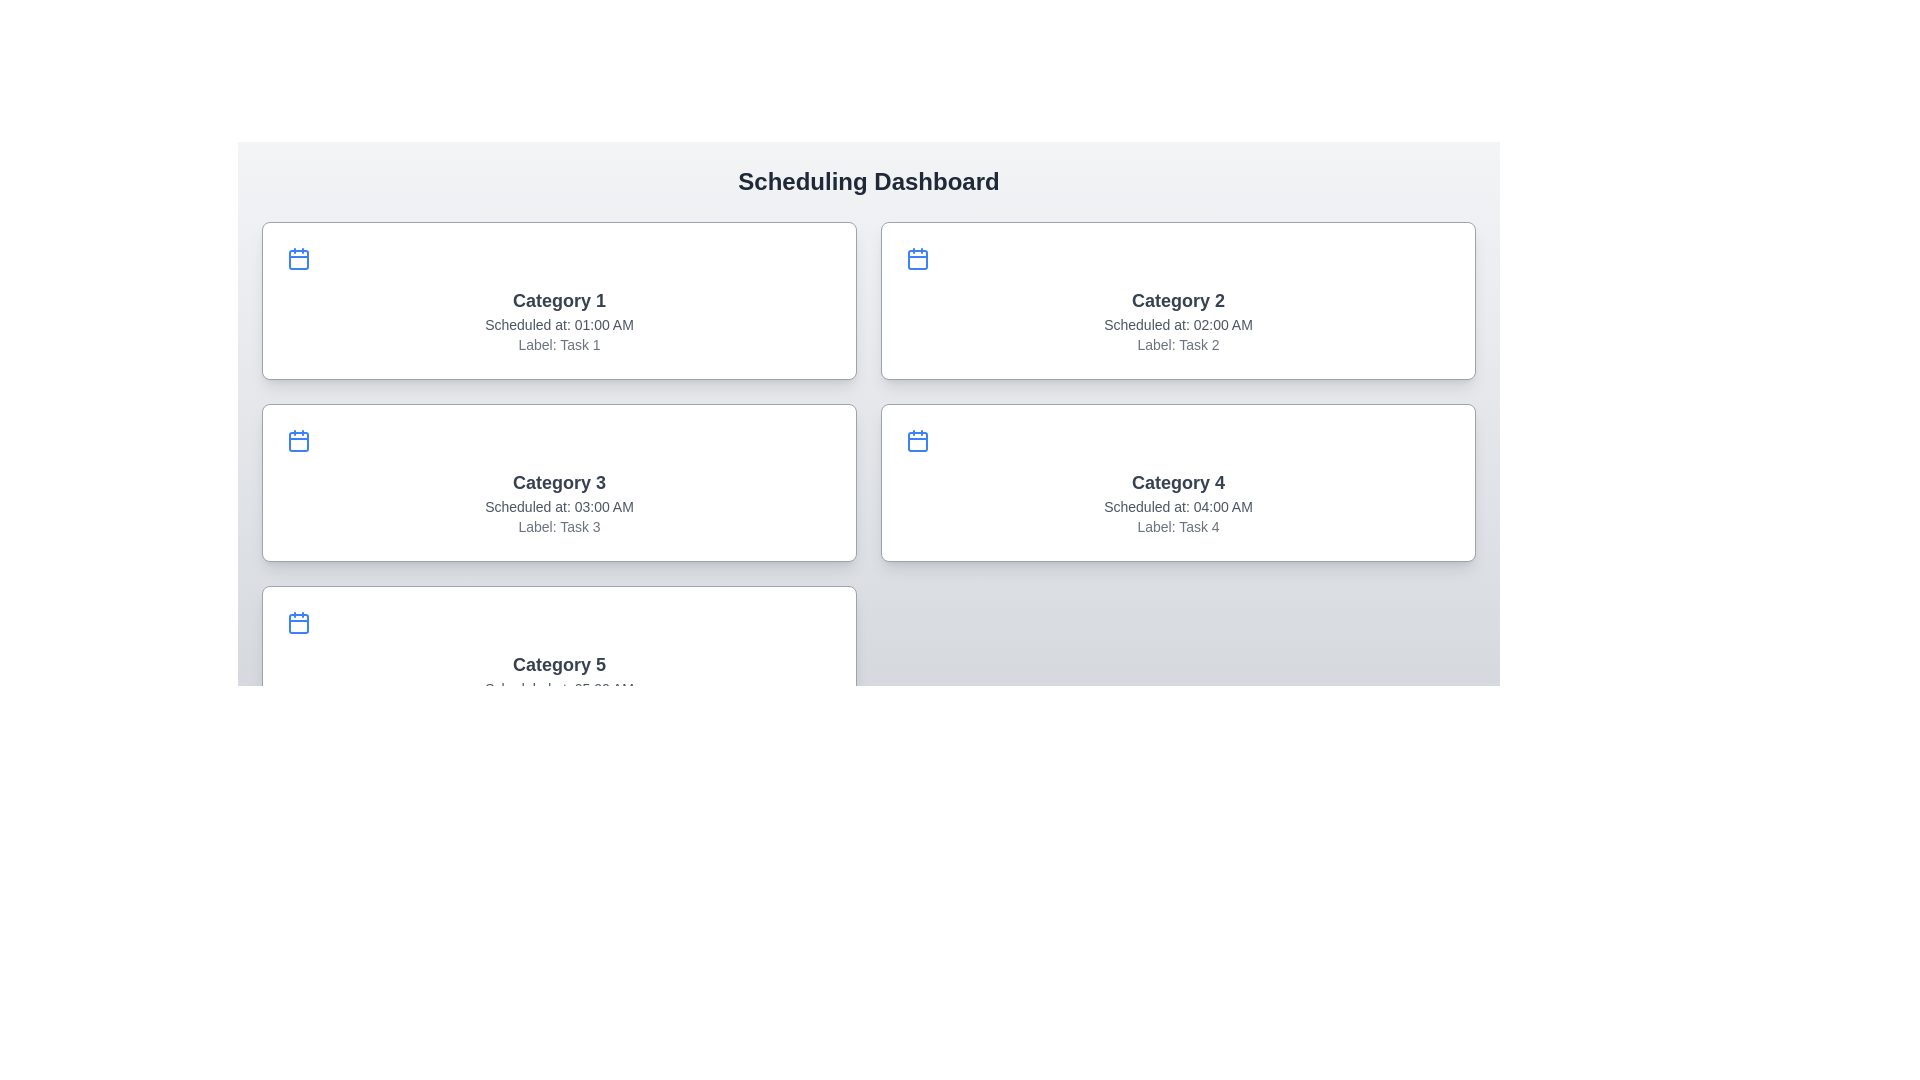 This screenshot has height=1080, width=1920. What do you see at coordinates (559, 688) in the screenshot?
I see `the second textual line within the 'Category 5' card, which provides information about the scheduled time for the associated task, positioned below the header 'Category 5' and above the label 'Label: Task 5'` at bounding box center [559, 688].